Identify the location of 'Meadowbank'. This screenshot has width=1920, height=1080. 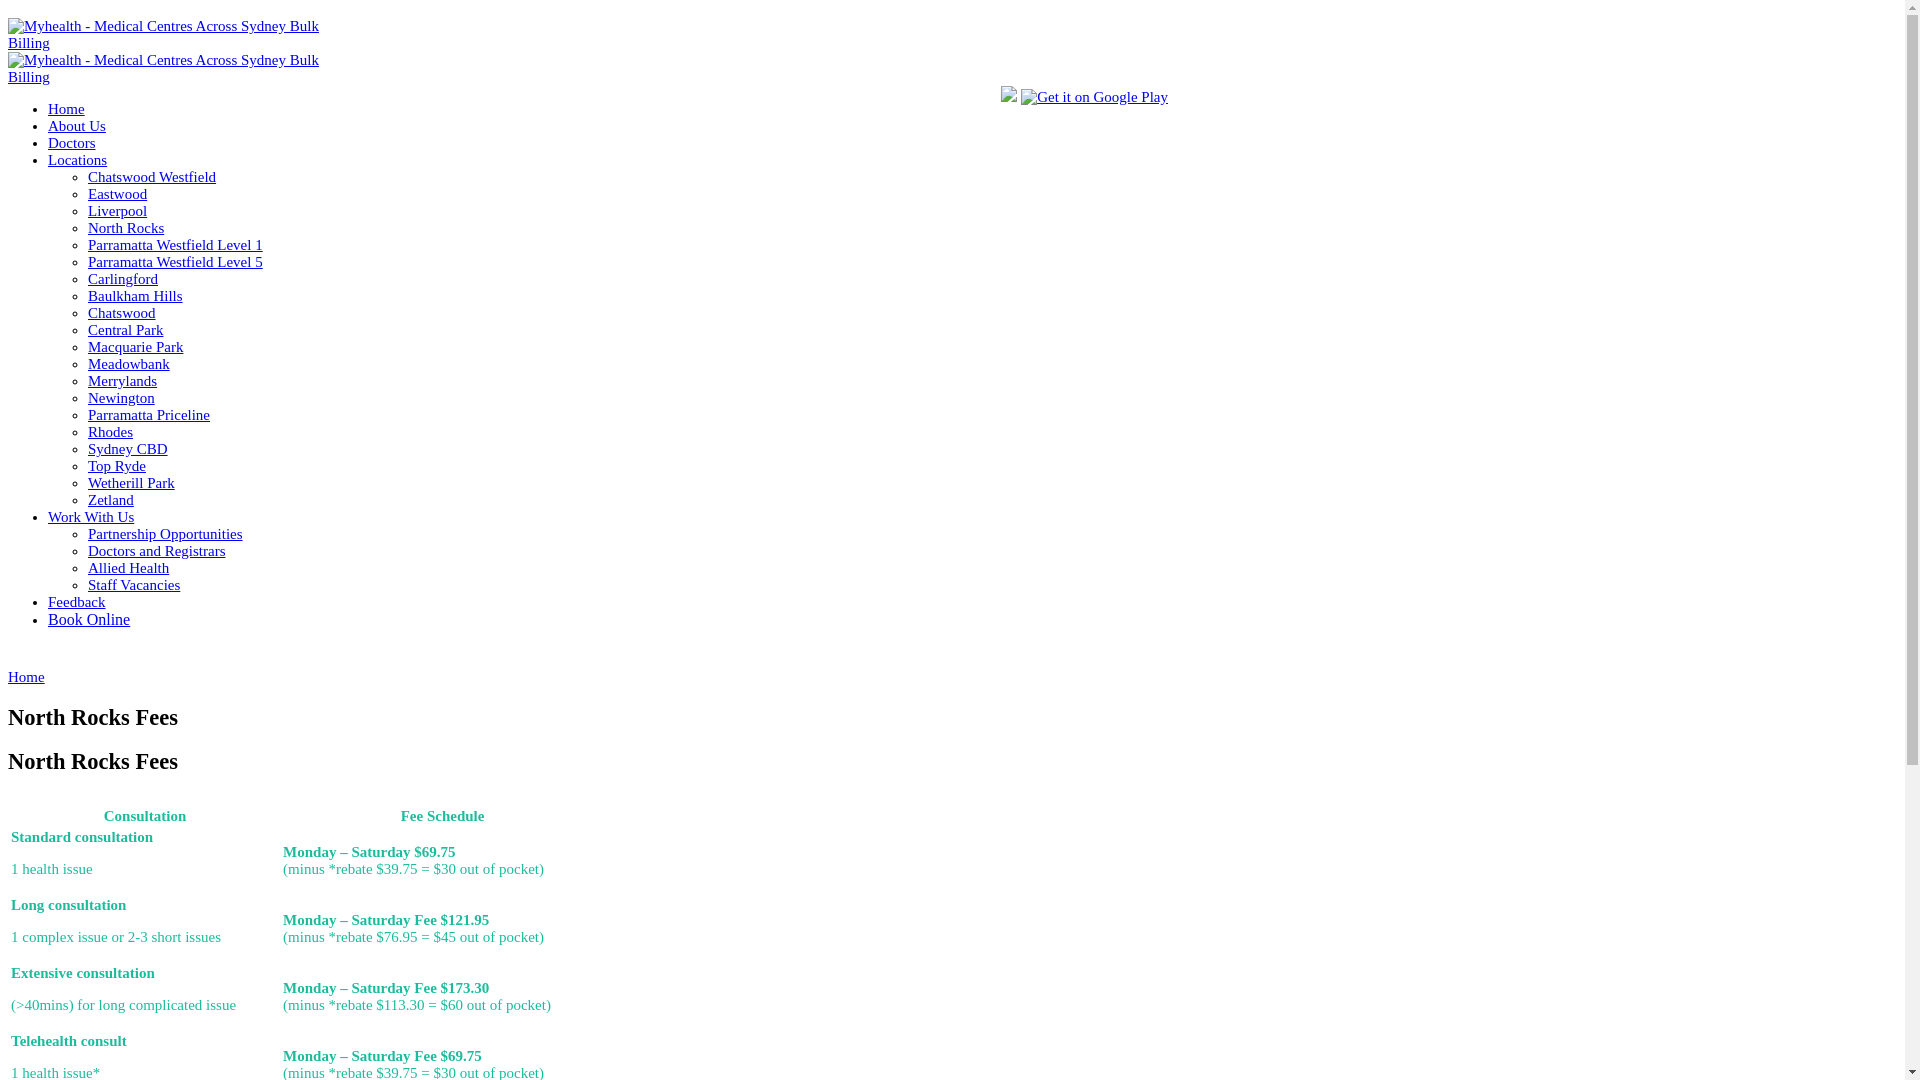
(128, 363).